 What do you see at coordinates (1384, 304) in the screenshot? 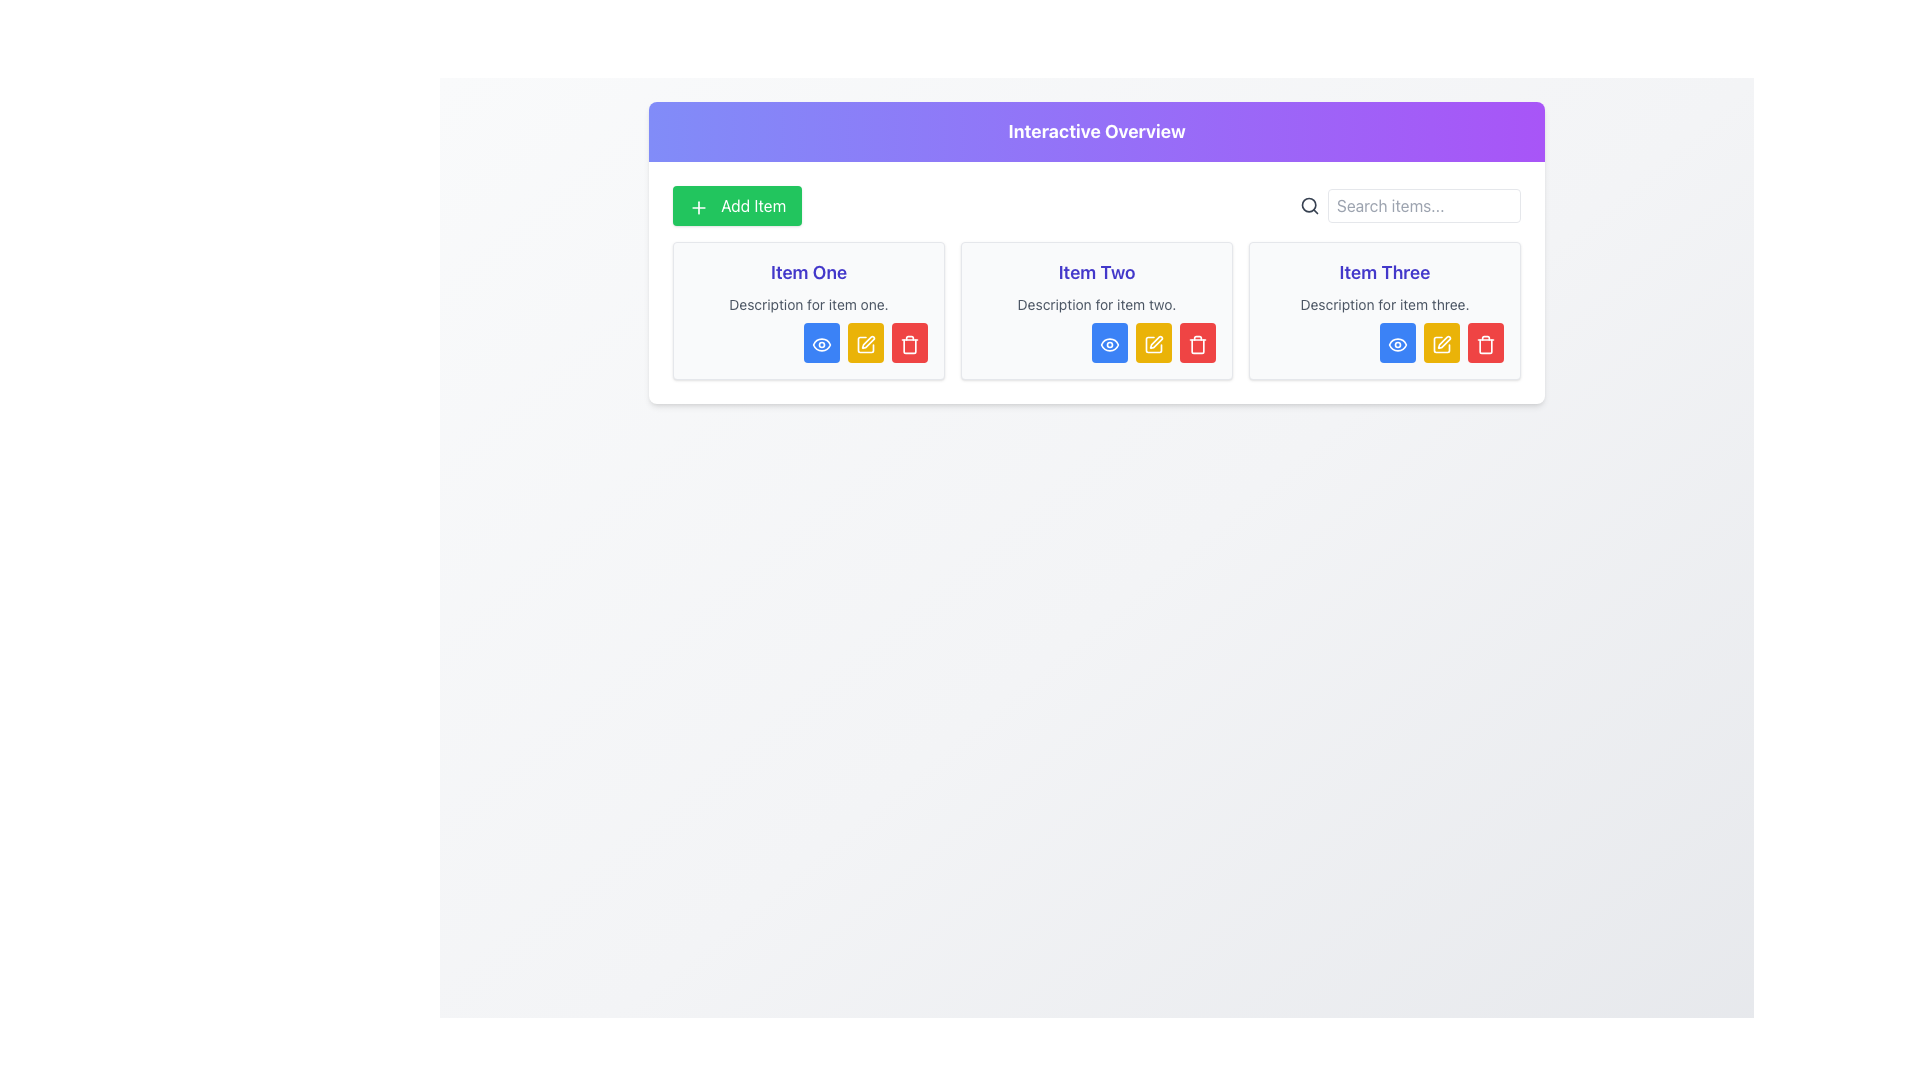
I see `the text label displaying 'Description for item three.' located below the title 'Item Three' in the panel` at bounding box center [1384, 304].